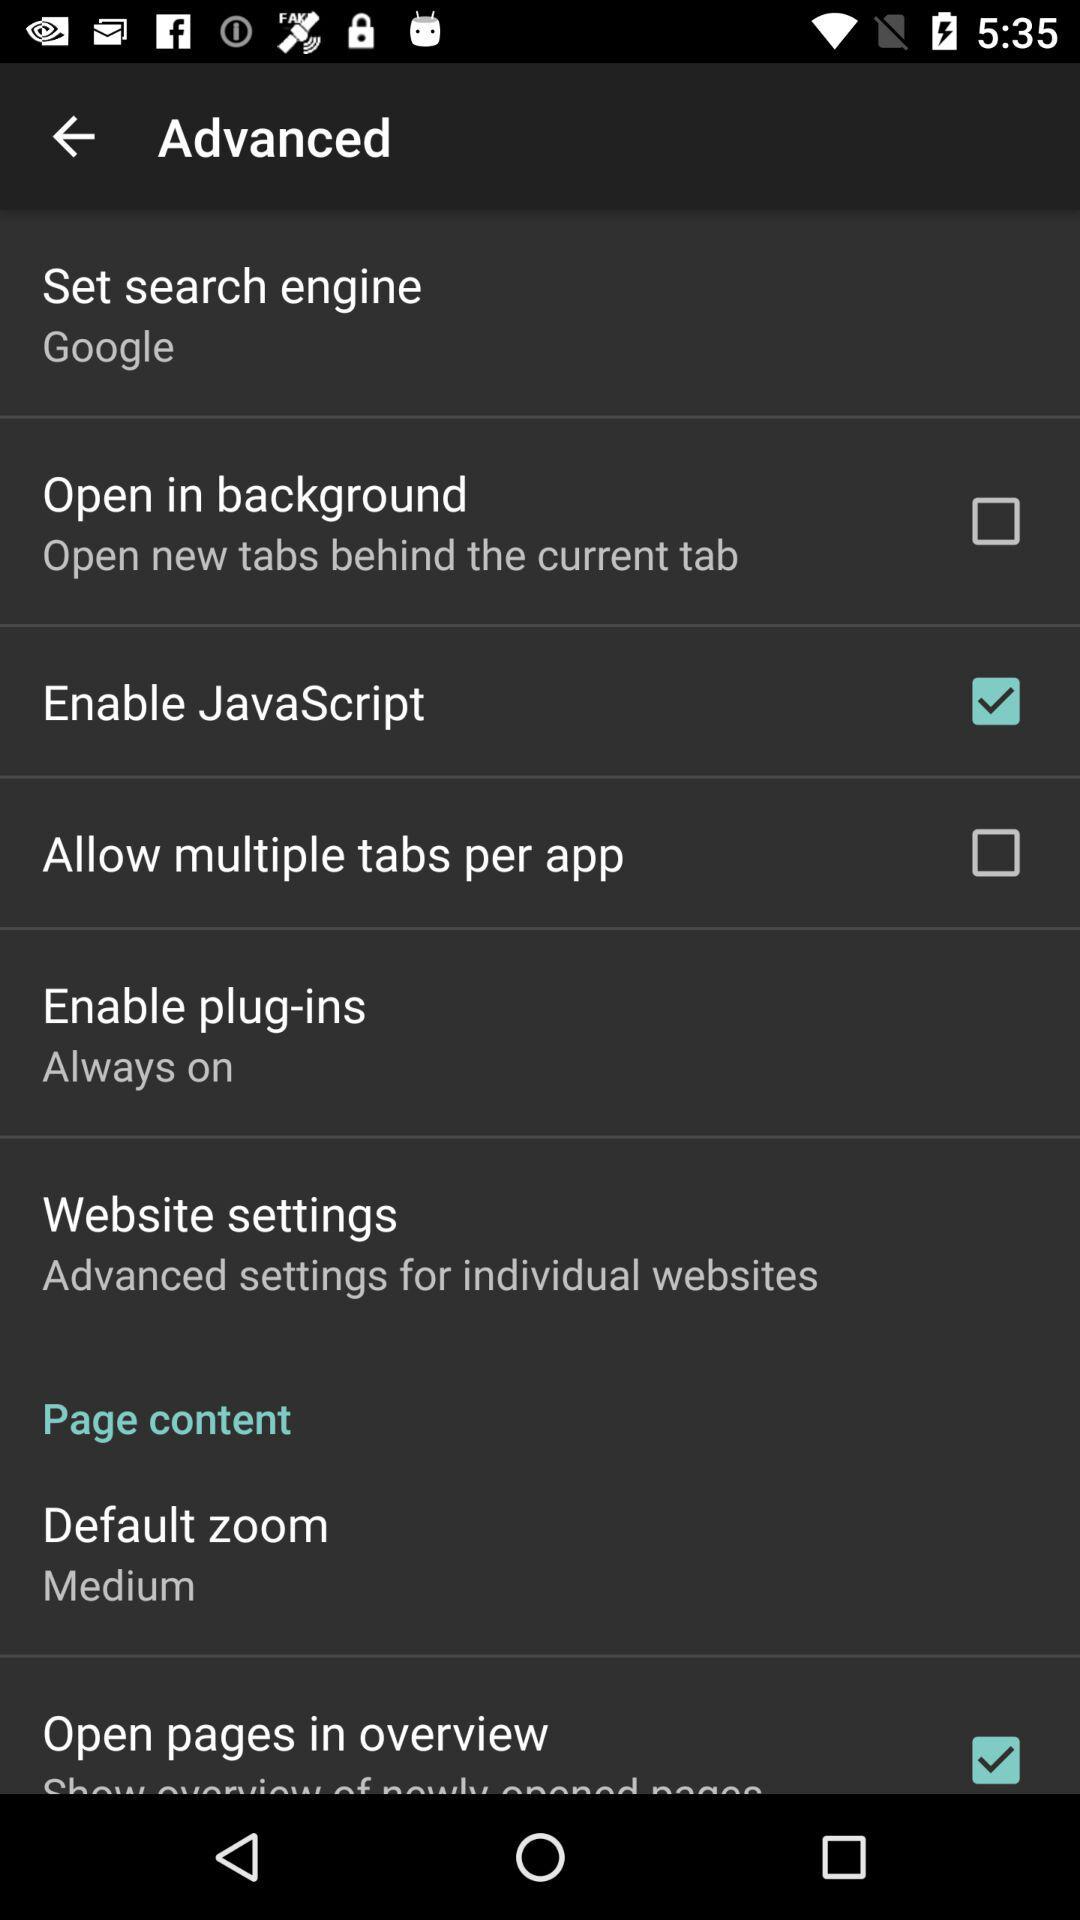 The width and height of the screenshot is (1080, 1920). What do you see at coordinates (220, 1211) in the screenshot?
I see `the website settings app` at bounding box center [220, 1211].